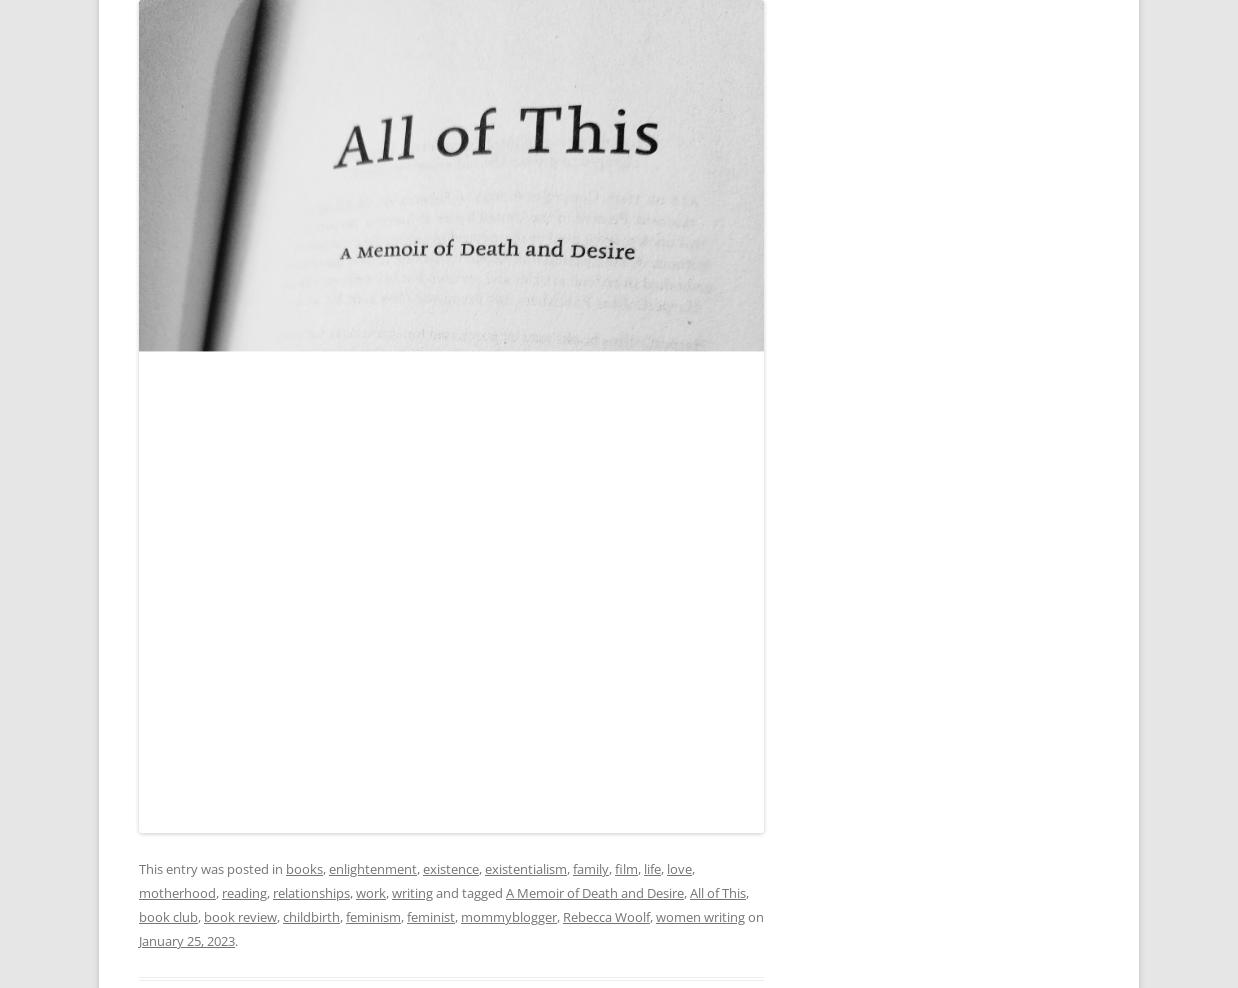 This screenshot has width=1238, height=988. I want to click on 'book club', so click(168, 915).